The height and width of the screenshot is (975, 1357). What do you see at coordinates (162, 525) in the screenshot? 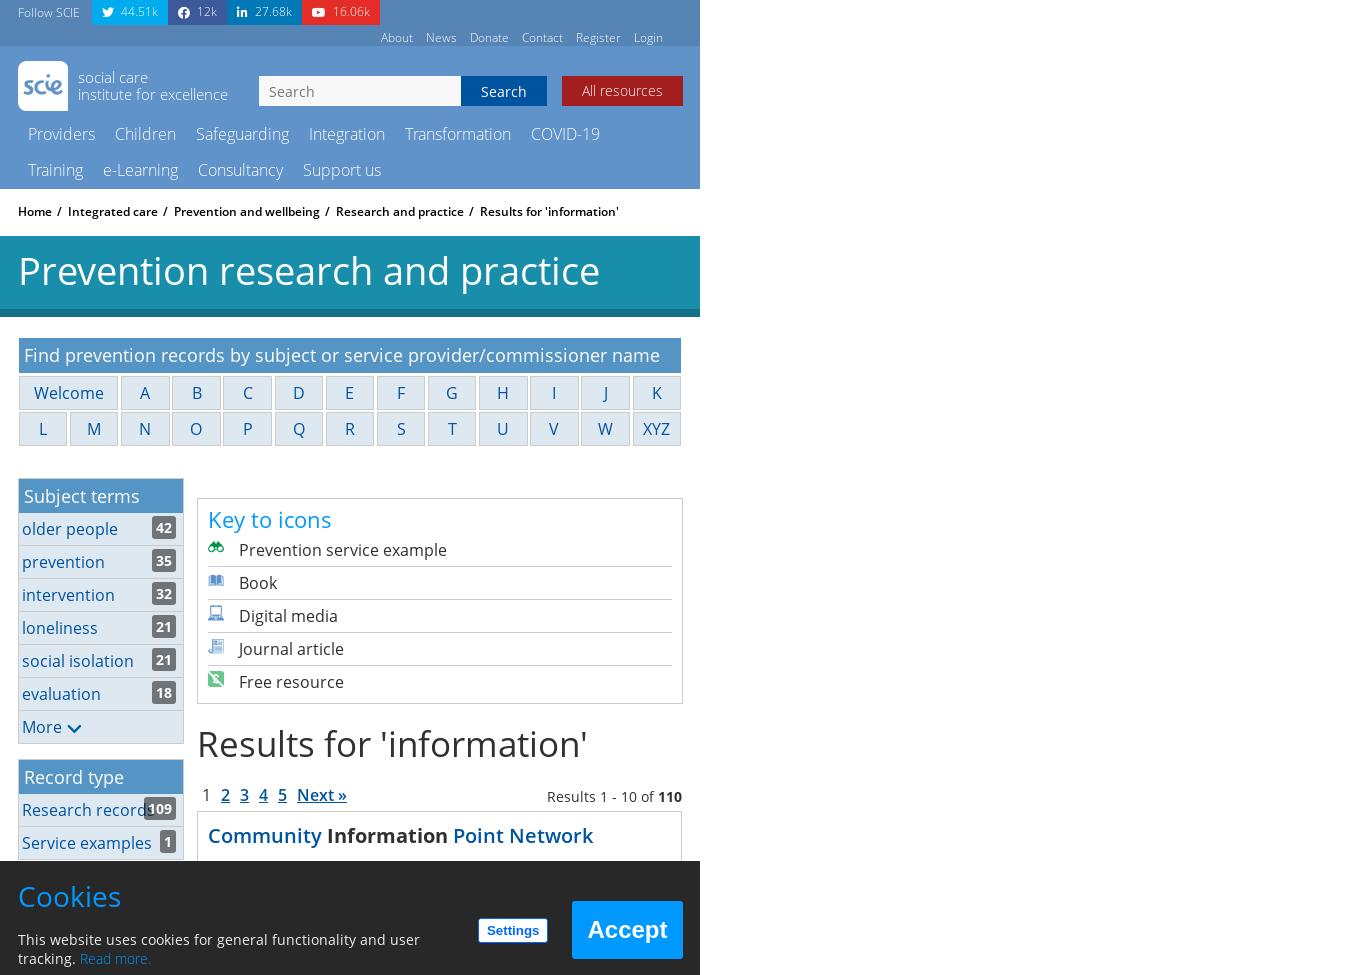
I see `'42'` at bounding box center [162, 525].